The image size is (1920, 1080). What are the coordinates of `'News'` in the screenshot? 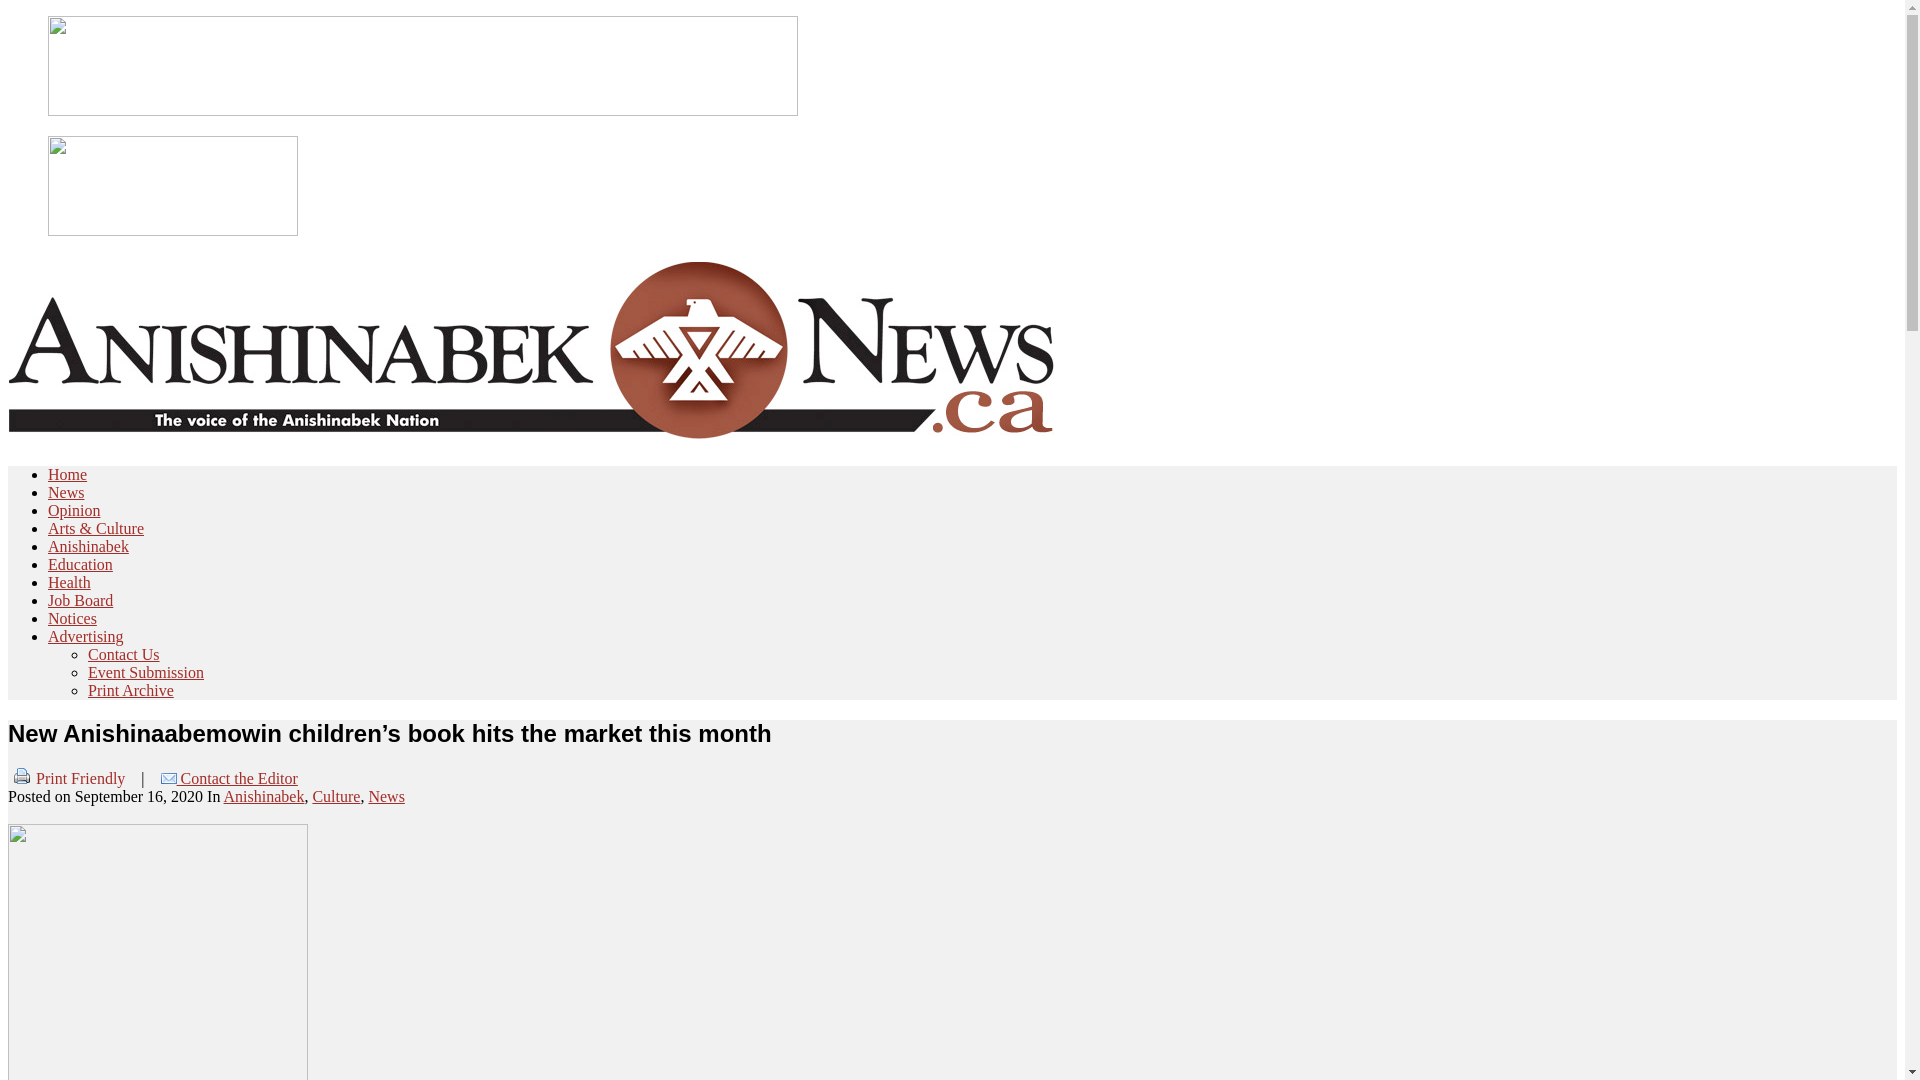 It's located at (66, 492).